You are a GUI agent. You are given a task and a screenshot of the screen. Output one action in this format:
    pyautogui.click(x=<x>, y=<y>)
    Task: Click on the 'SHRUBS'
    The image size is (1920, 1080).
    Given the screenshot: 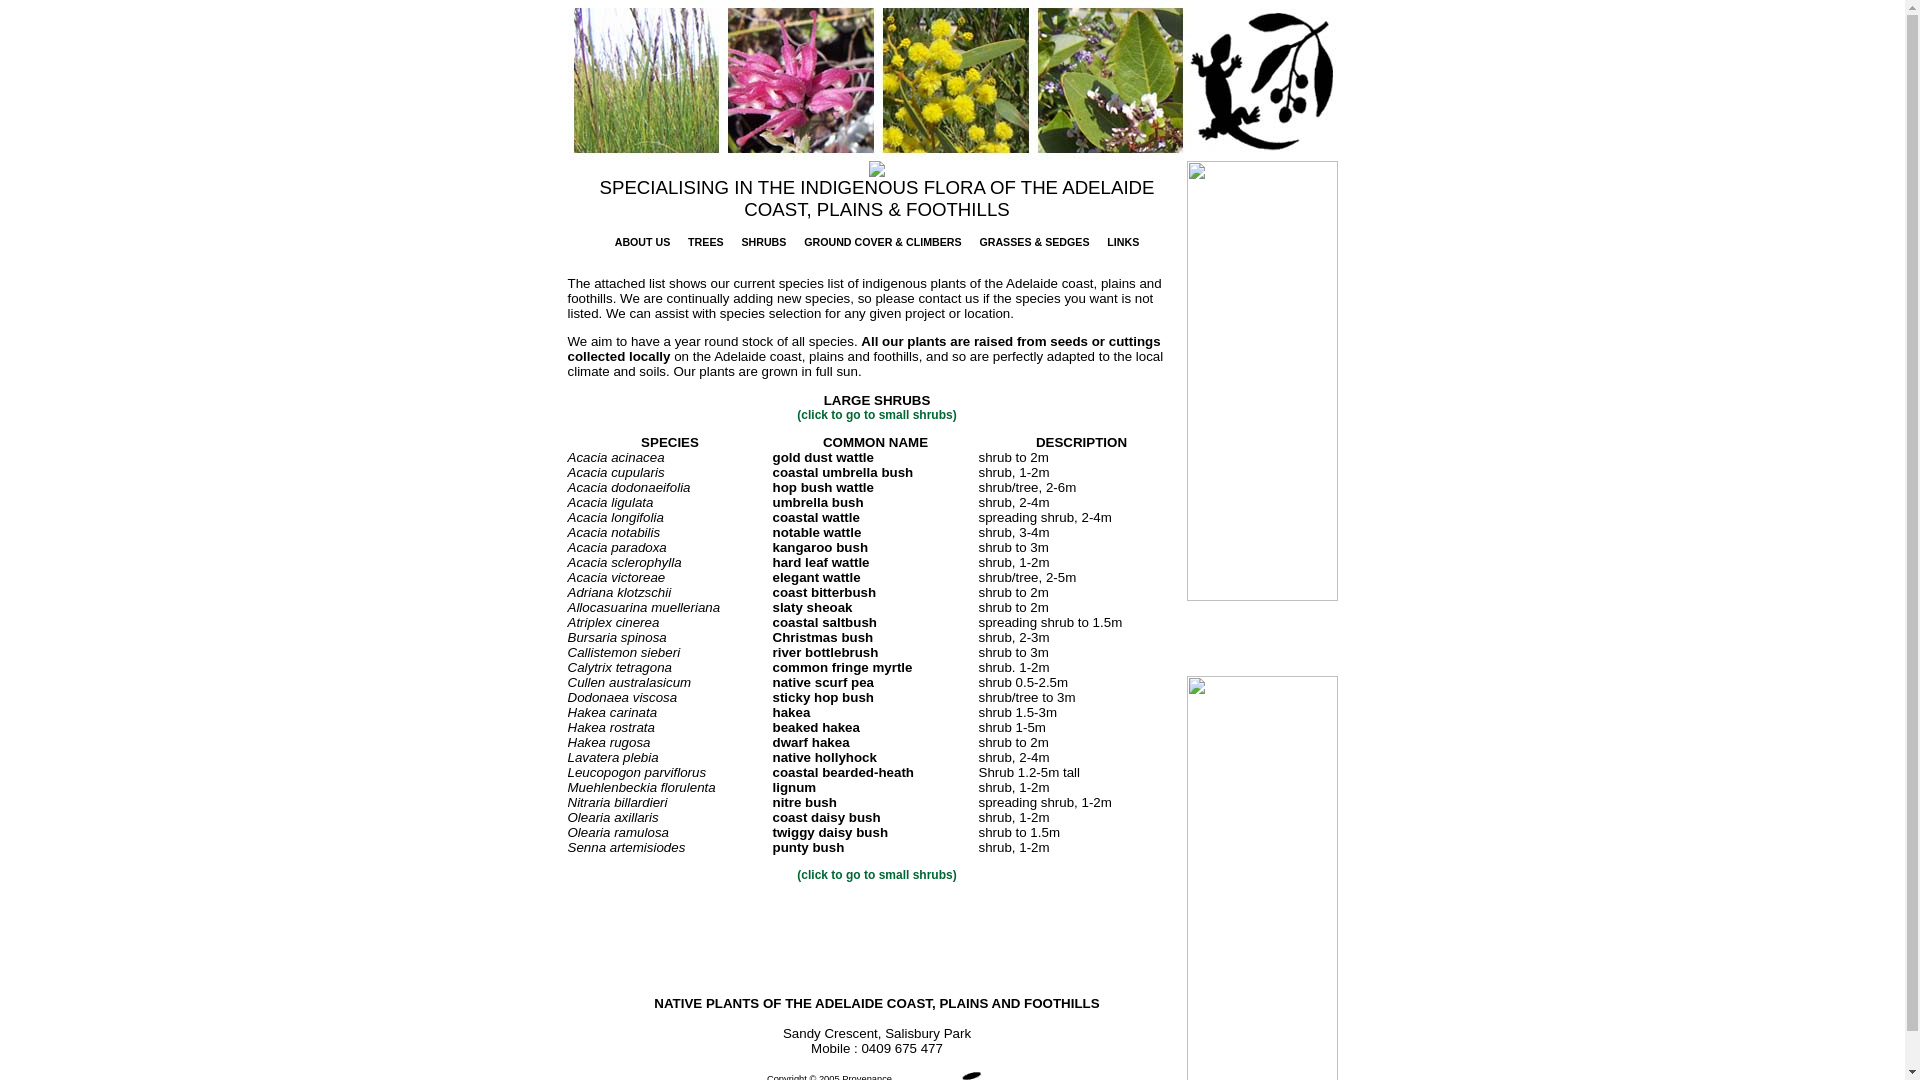 What is the action you would take?
    pyautogui.click(x=762, y=241)
    